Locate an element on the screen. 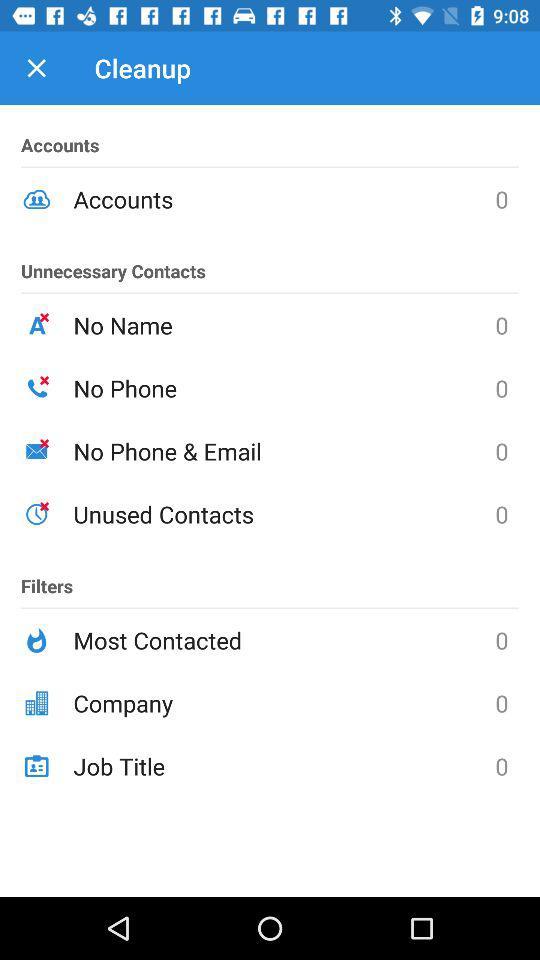 Image resolution: width=540 pixels, height=960 pixels. unused contacts icon is located at coordinates (283, 513).